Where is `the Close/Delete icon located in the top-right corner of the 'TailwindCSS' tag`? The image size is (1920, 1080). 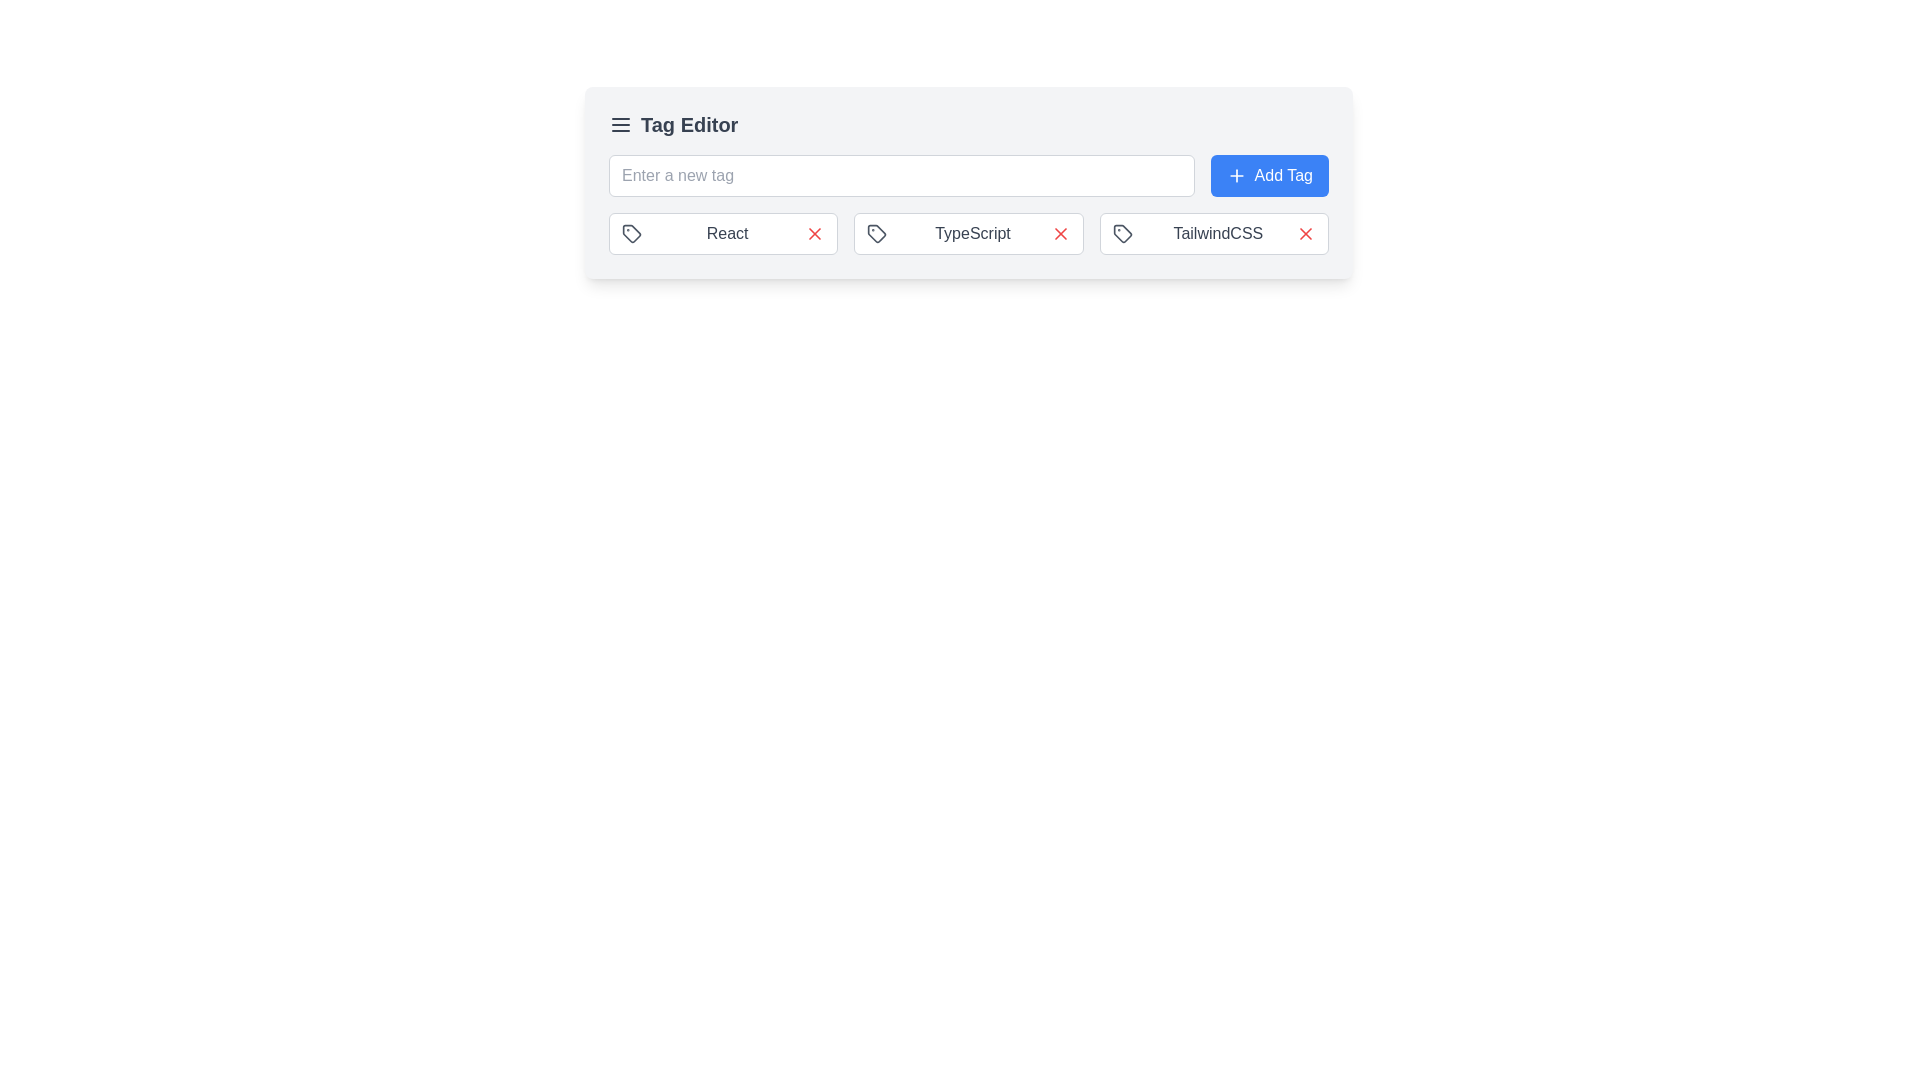
the Close/Delete icon located in the top-right corner of the 'TailwindCSS' tag is located at coordinates (1305, 233).